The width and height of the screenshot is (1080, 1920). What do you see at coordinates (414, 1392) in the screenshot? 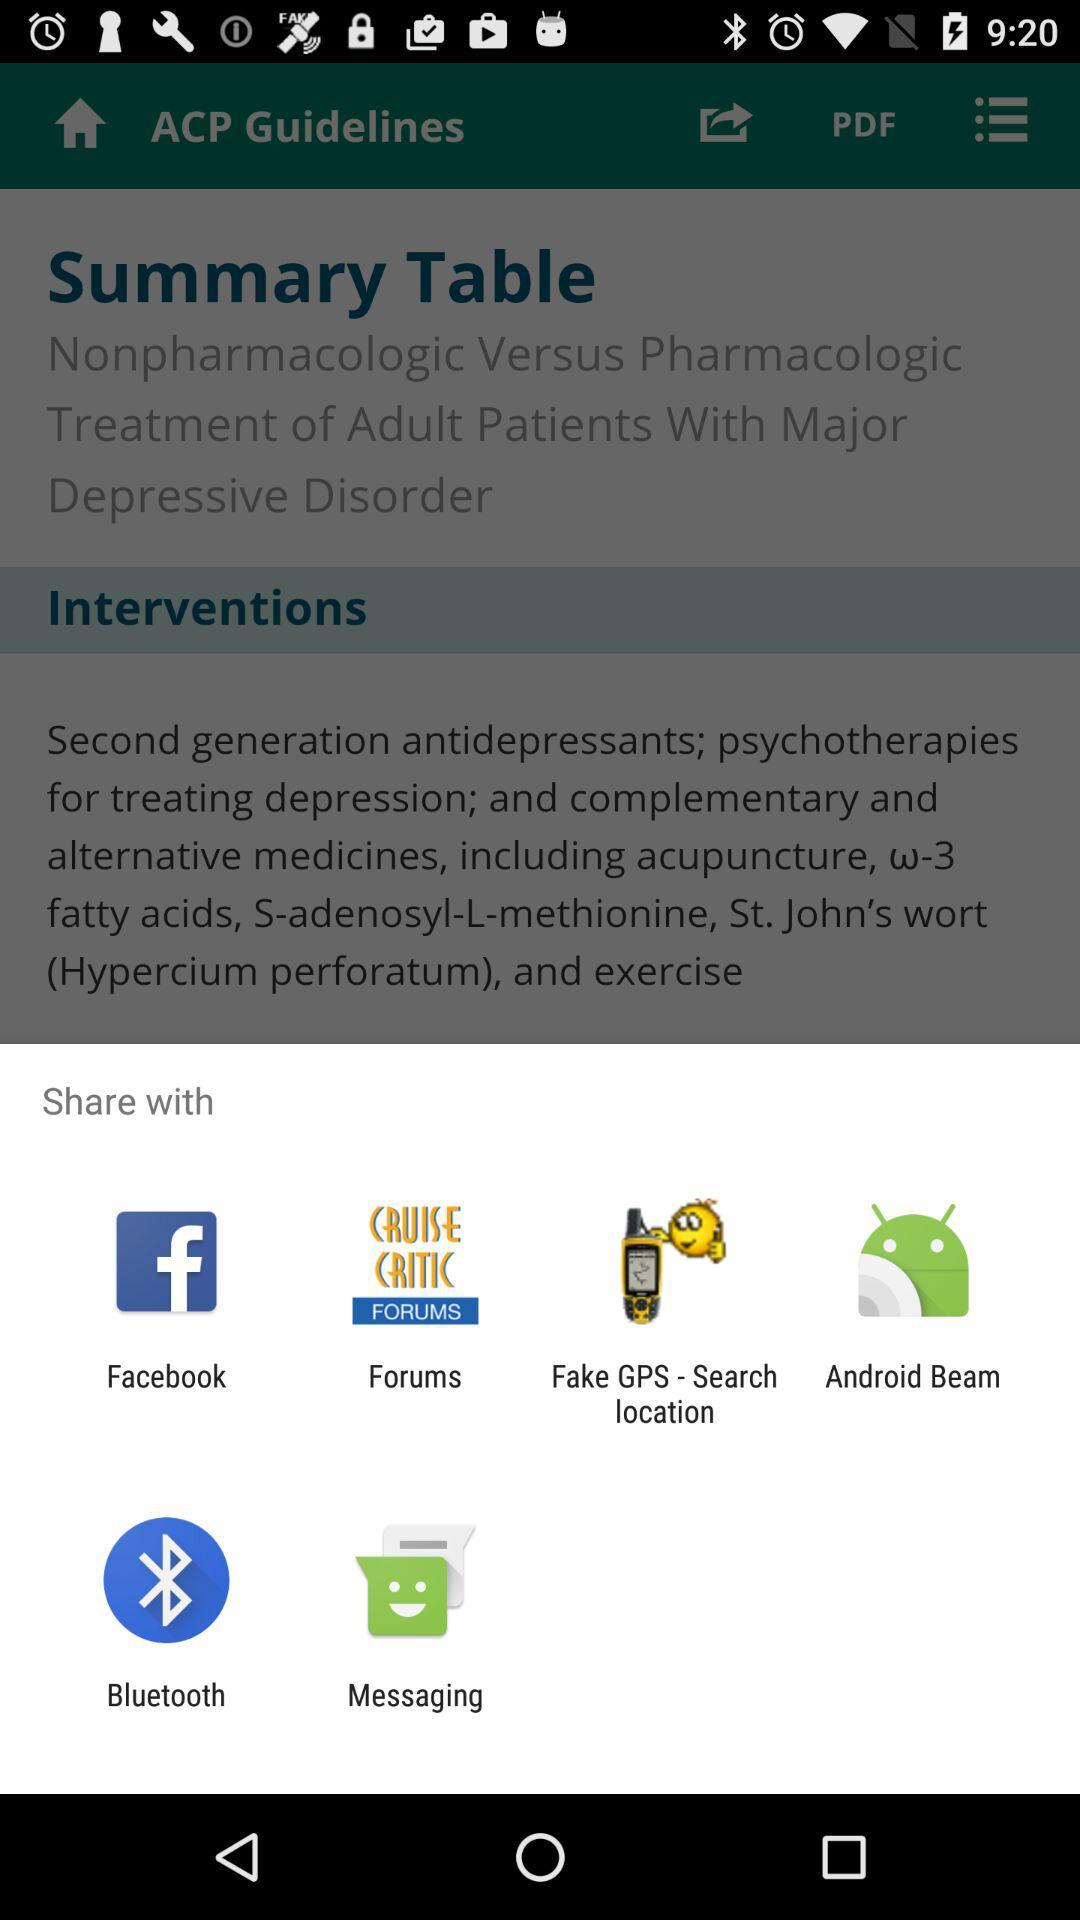
I see `app to the right of the facebook item` at bounding box center [414, 1392].